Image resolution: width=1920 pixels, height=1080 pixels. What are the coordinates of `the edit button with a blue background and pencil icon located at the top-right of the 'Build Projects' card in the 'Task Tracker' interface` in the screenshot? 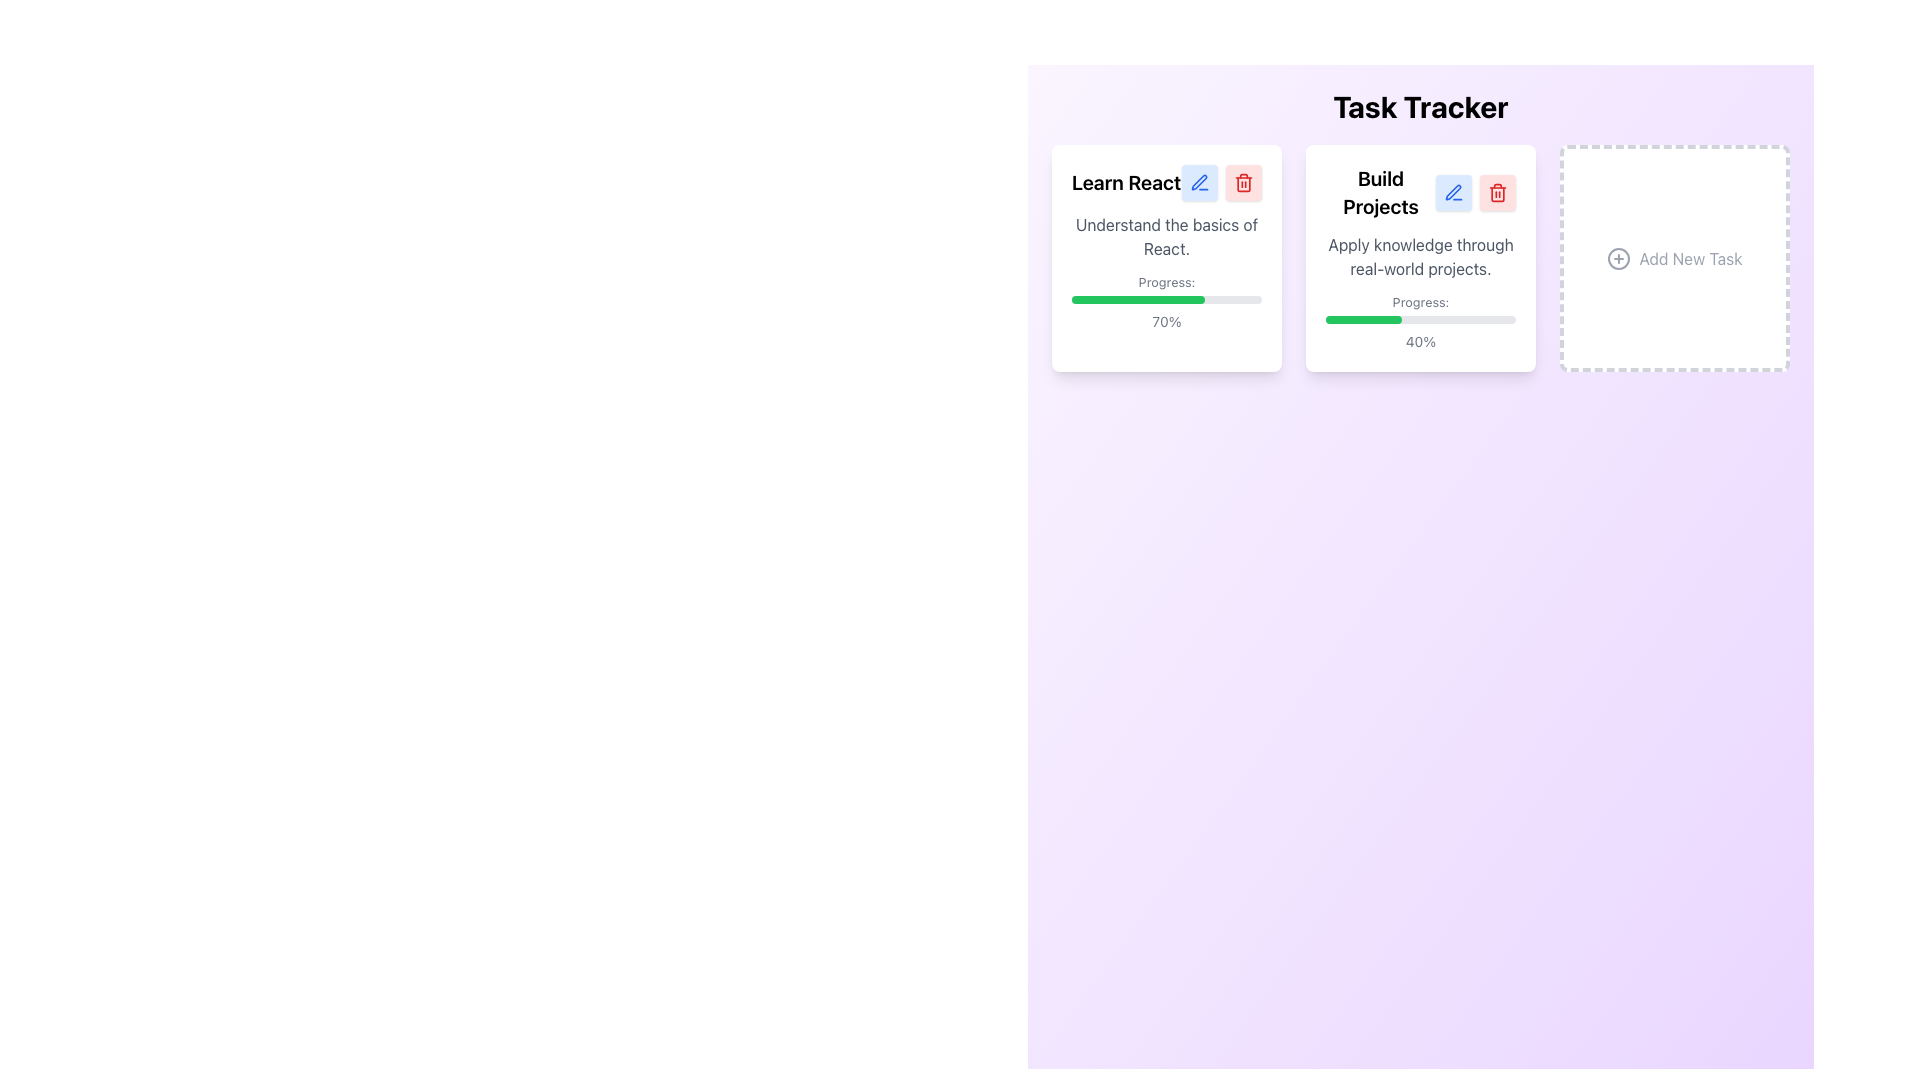 It's located at (1454, 192).